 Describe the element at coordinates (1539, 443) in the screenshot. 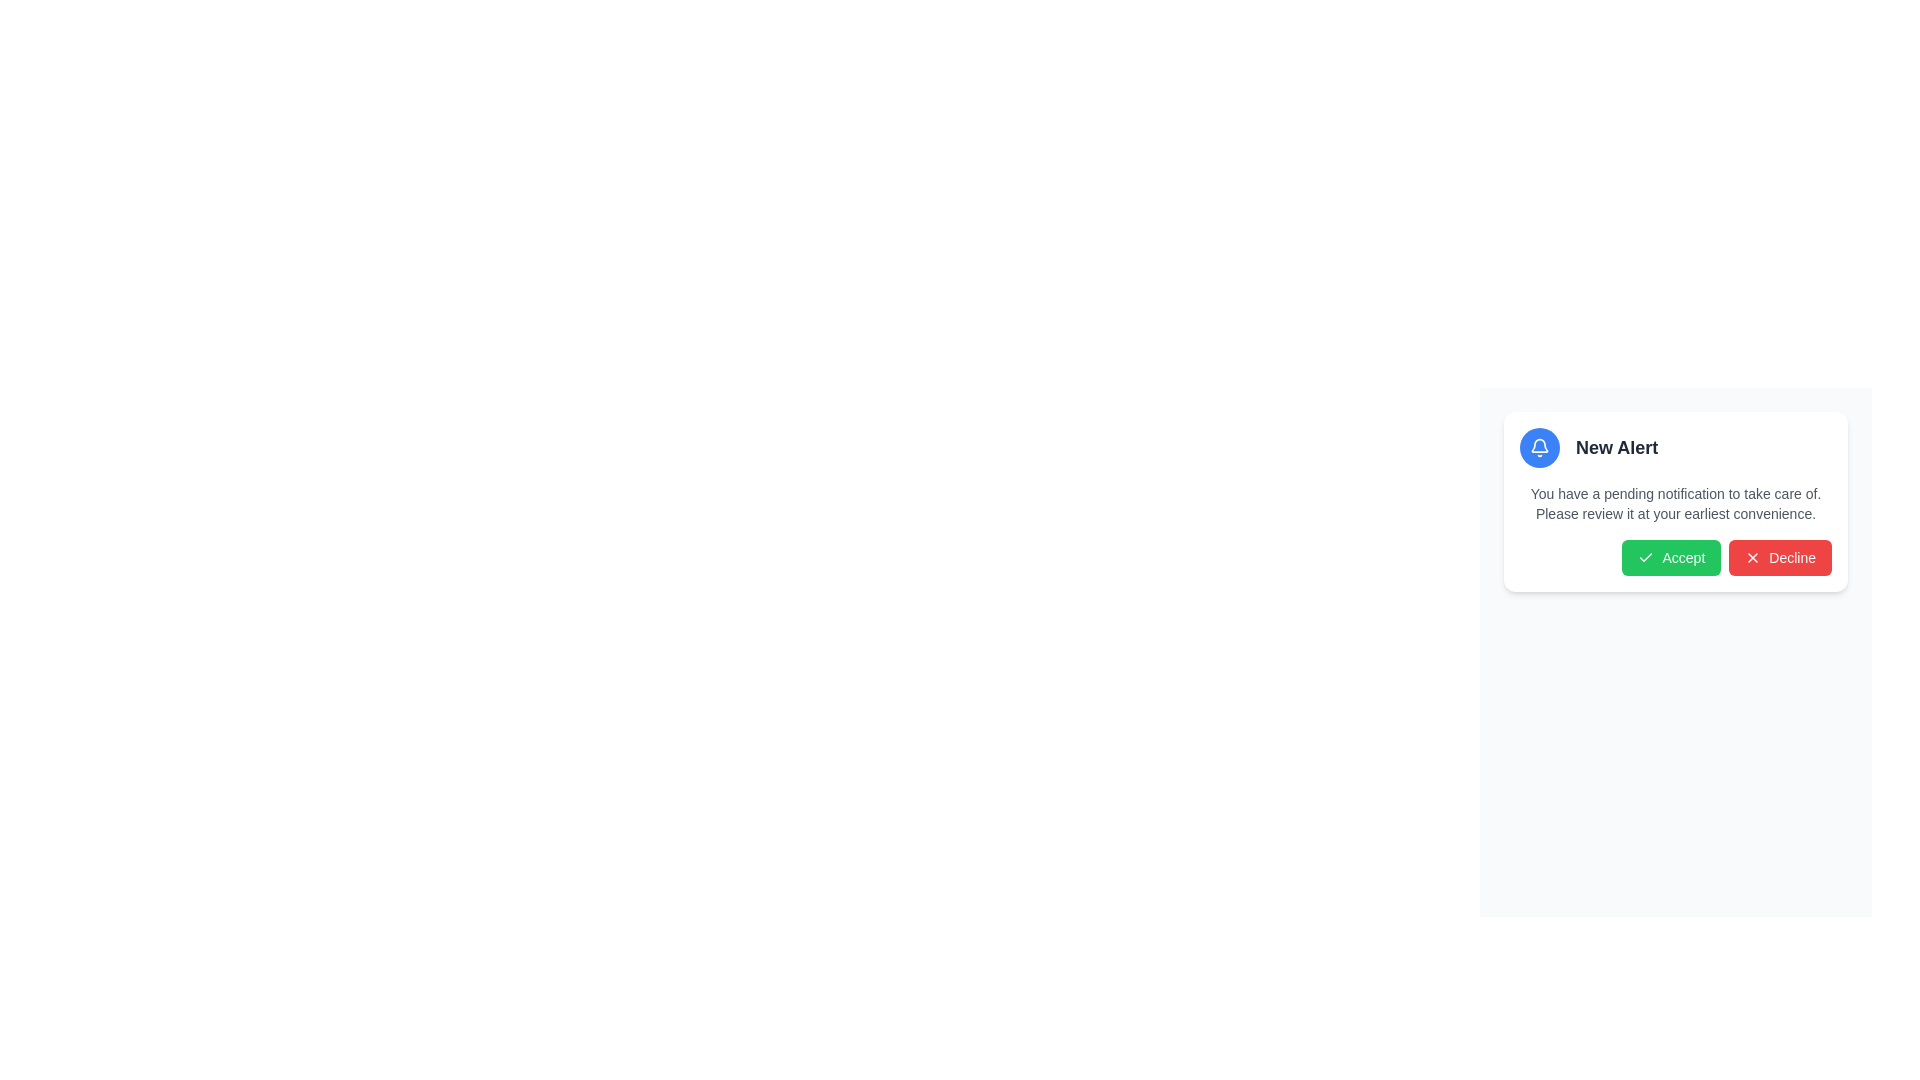

I see `the bell icon located in the top-right of the card-like popup notification to understand its context regarding the alert message` at that location.